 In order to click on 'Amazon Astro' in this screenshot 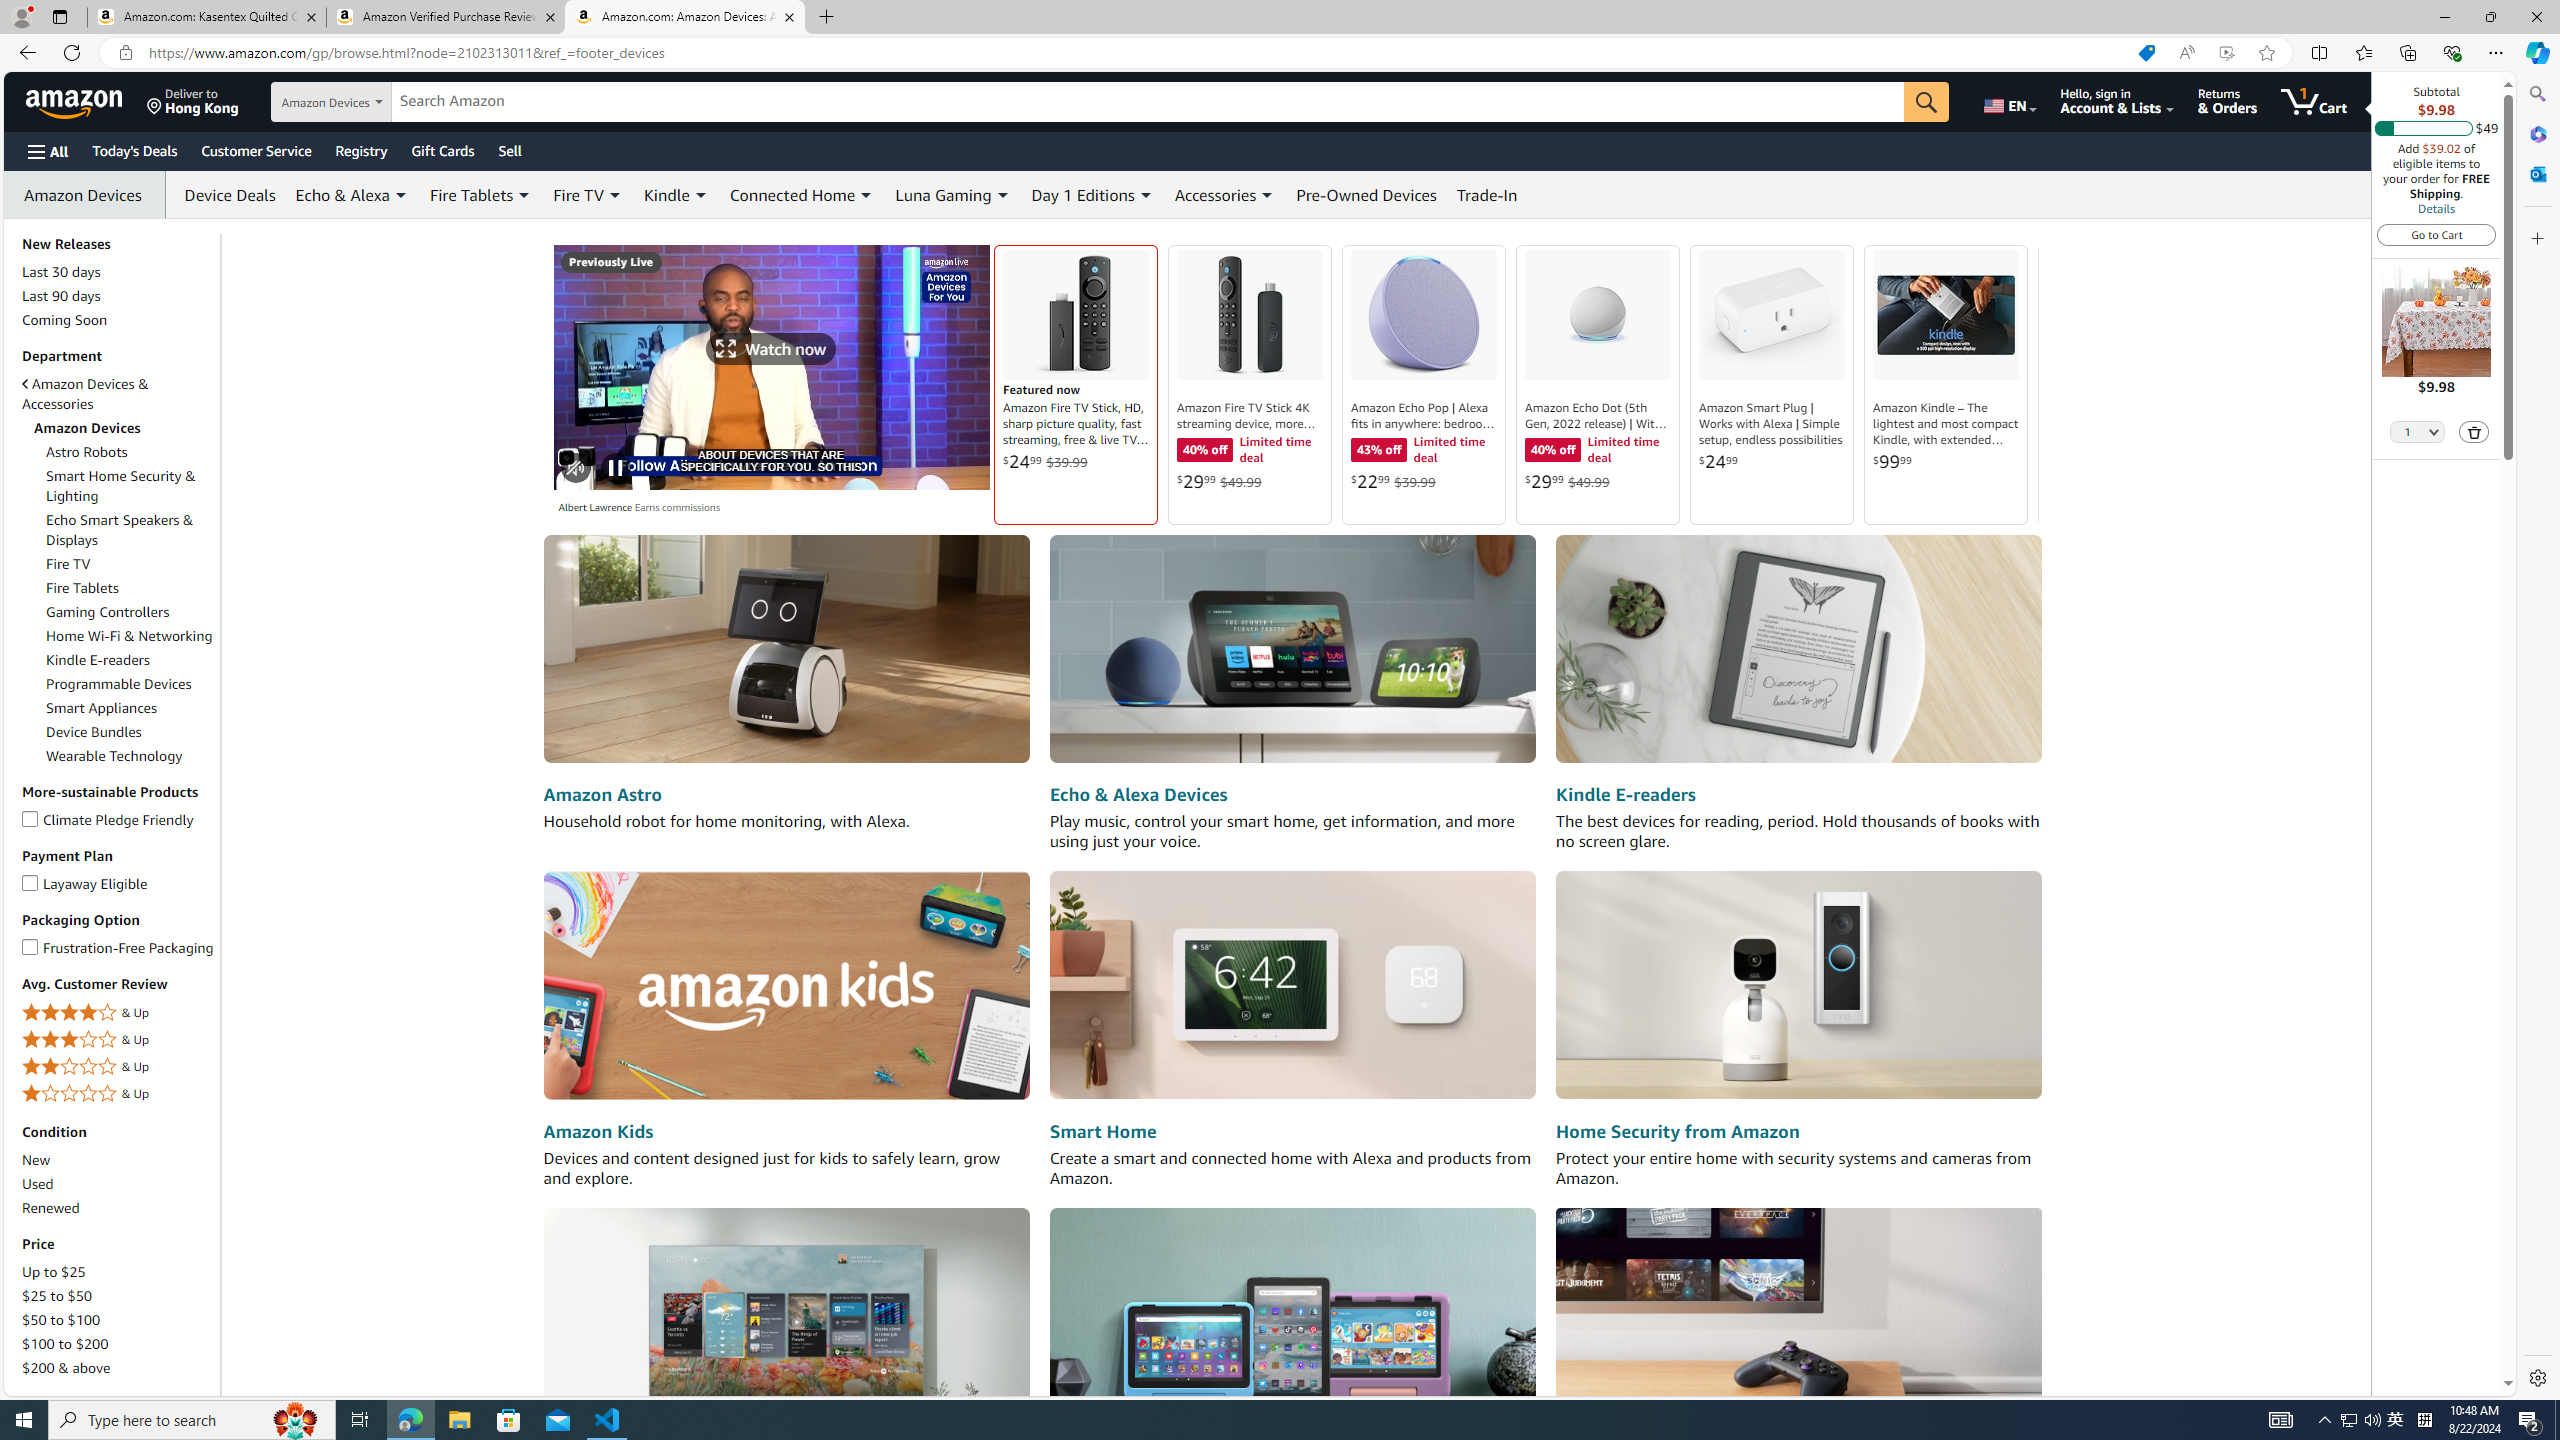, I will do `click(602, 793)`.